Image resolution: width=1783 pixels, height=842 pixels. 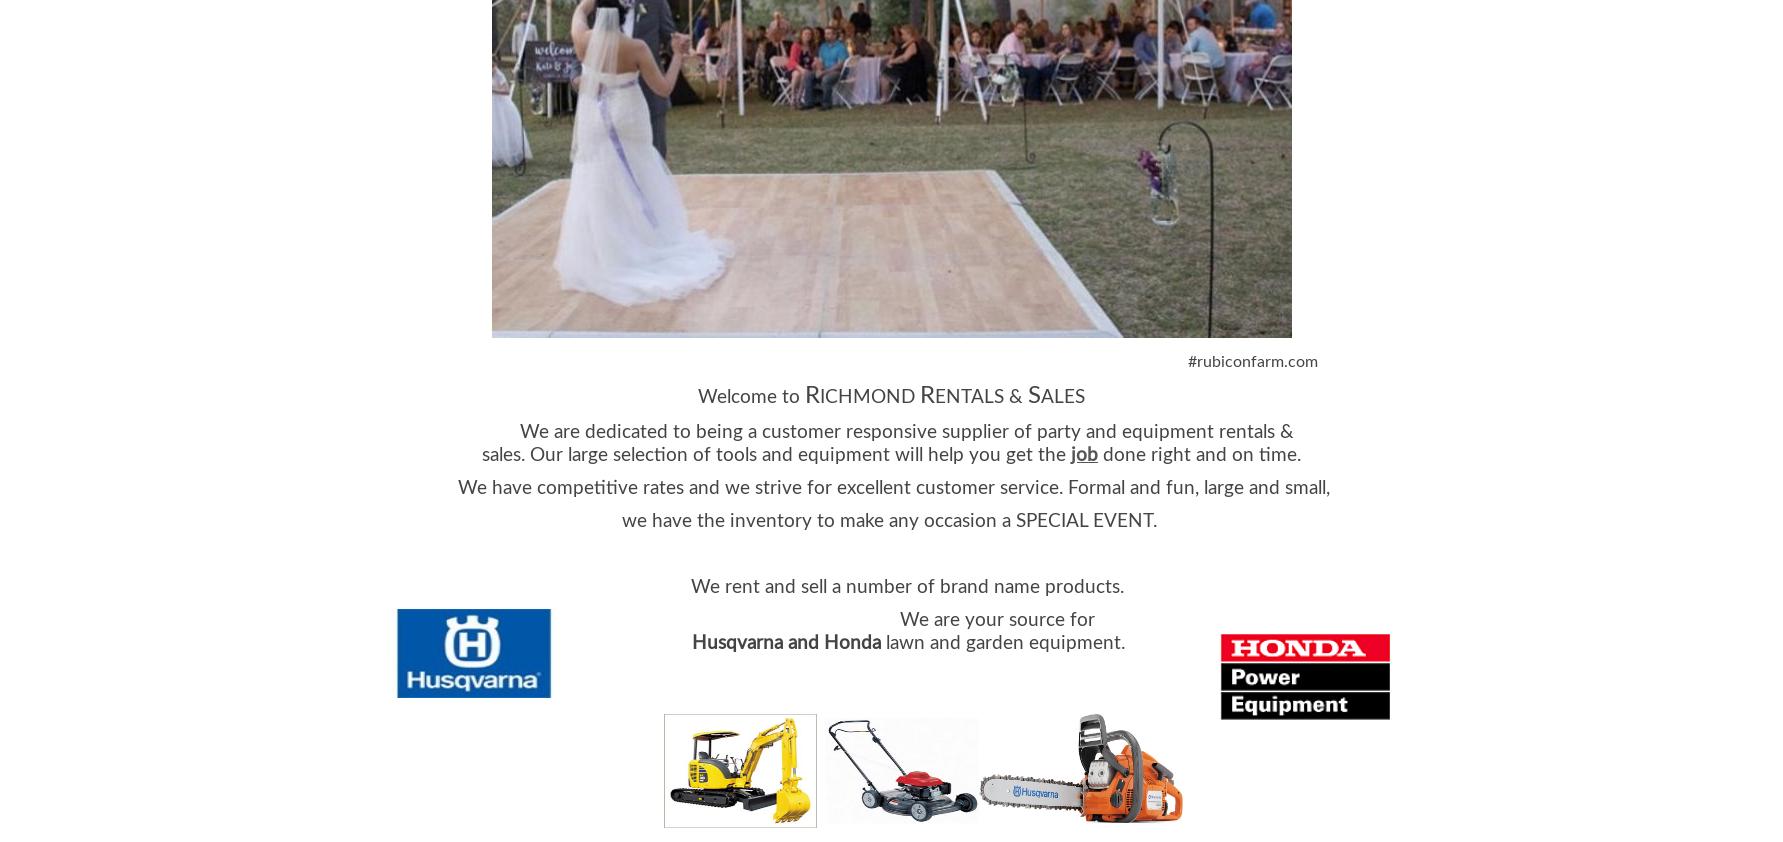 What do you see at coordinates (1034, 394) in the screenshot?
I see `'S'` at bounding box center [1034, 394].